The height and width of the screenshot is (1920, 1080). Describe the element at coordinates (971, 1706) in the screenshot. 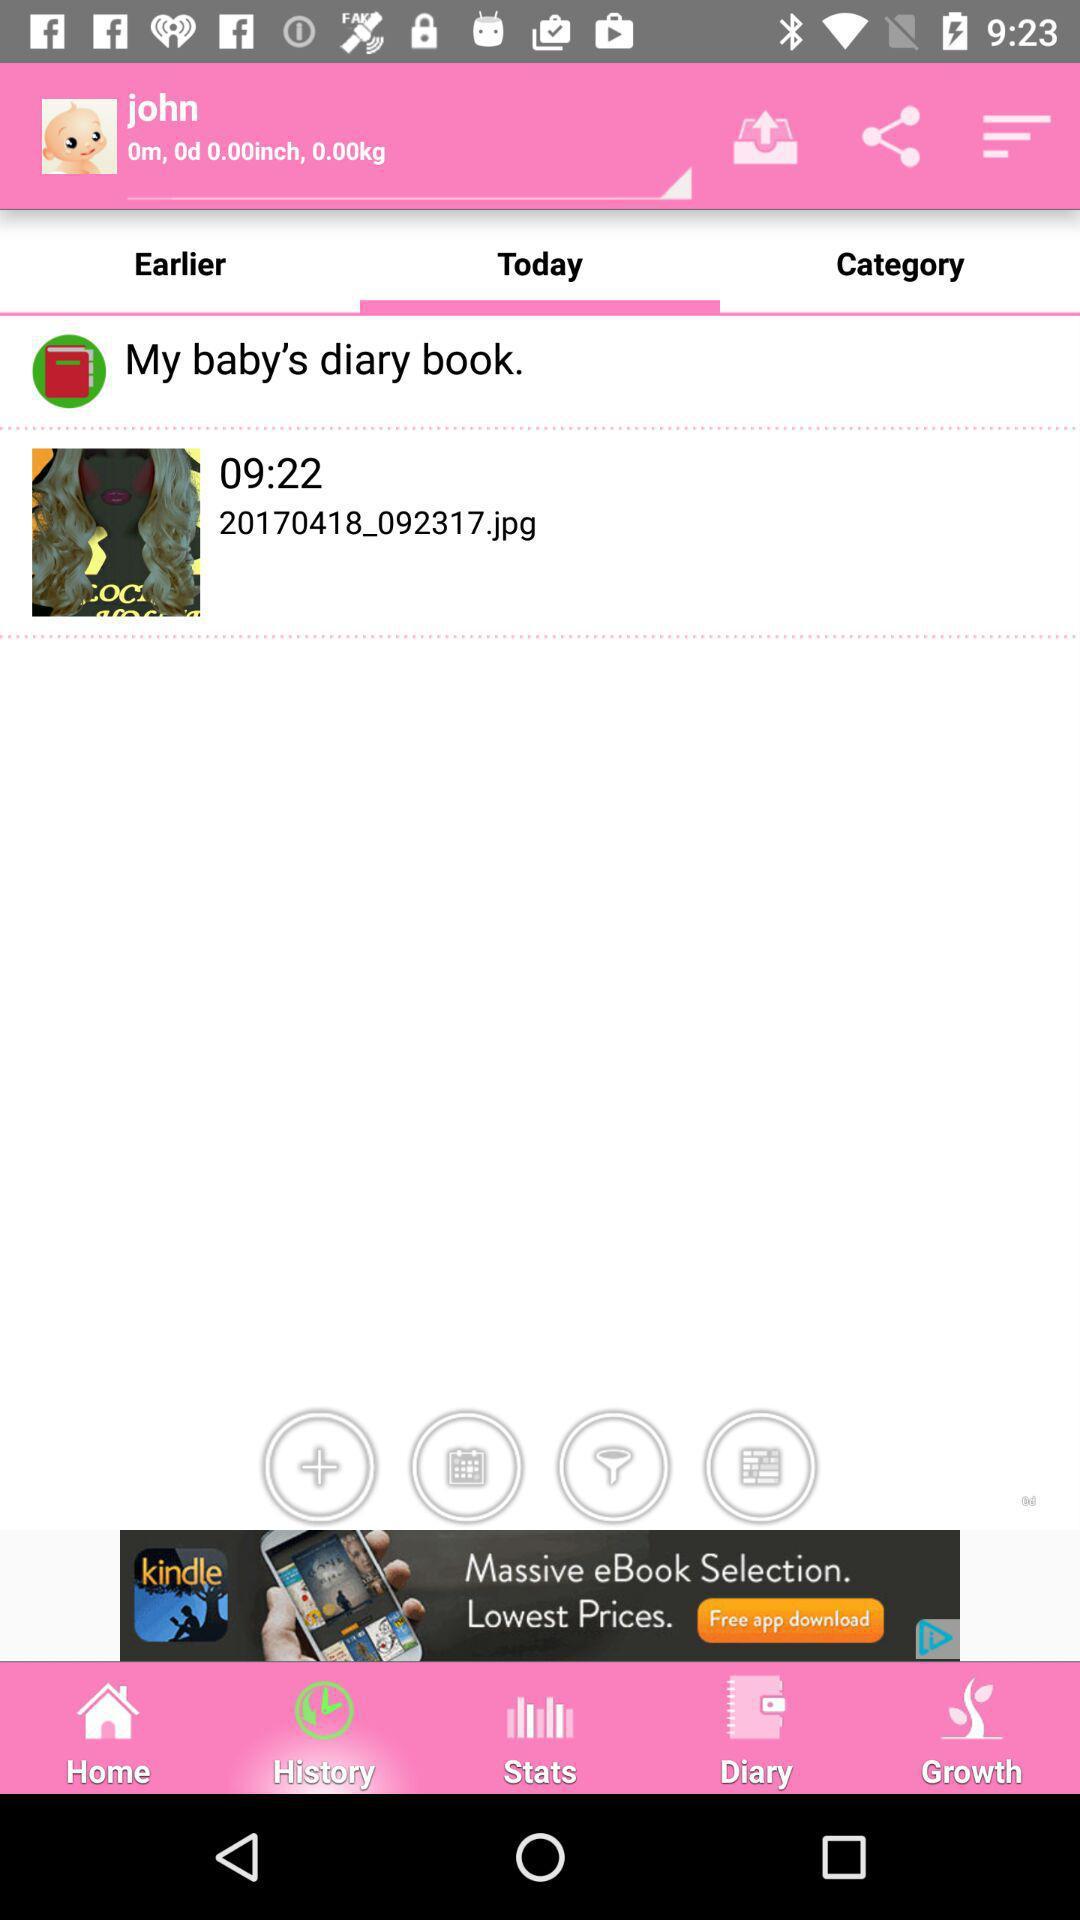

I see `the icon on the top of growth text` at that location.